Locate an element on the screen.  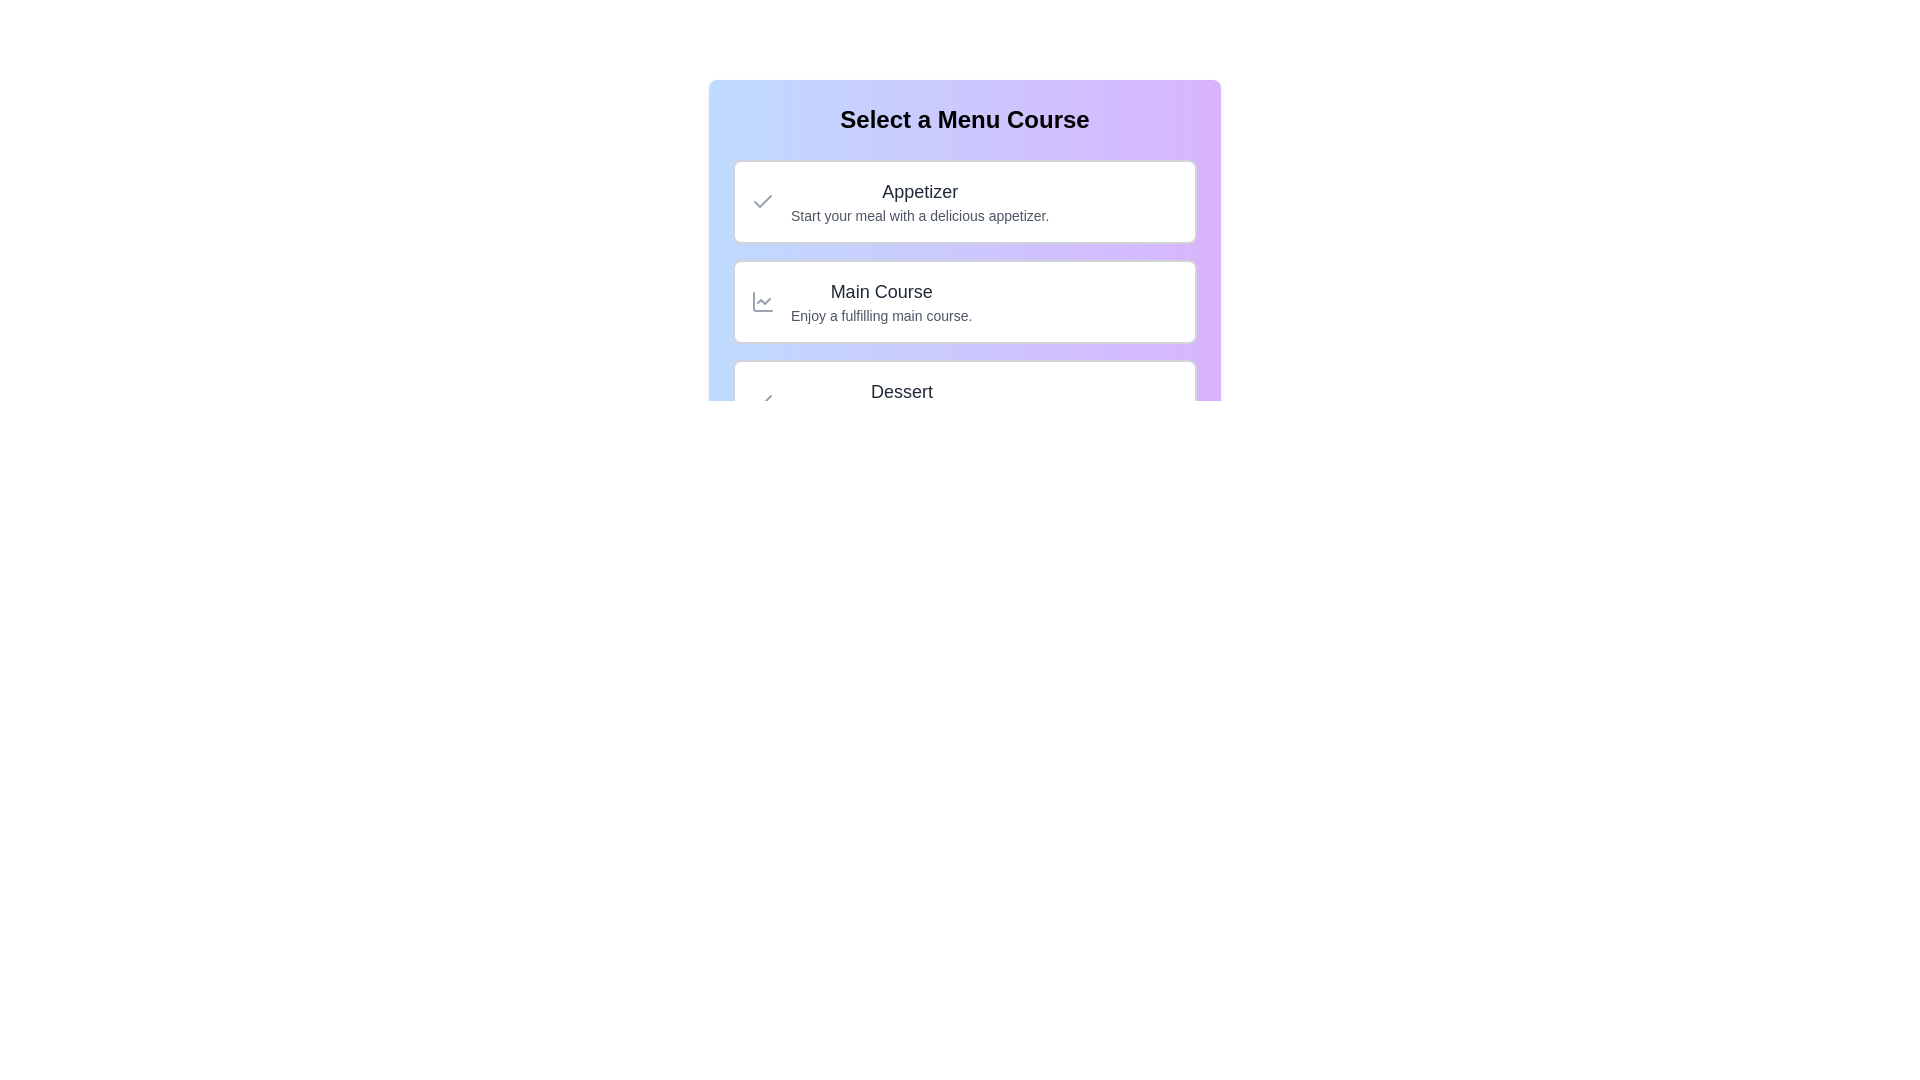
the static text label that serves as the title for the 'Main Course' section in the menu interface is located at coordinates (880, 292).